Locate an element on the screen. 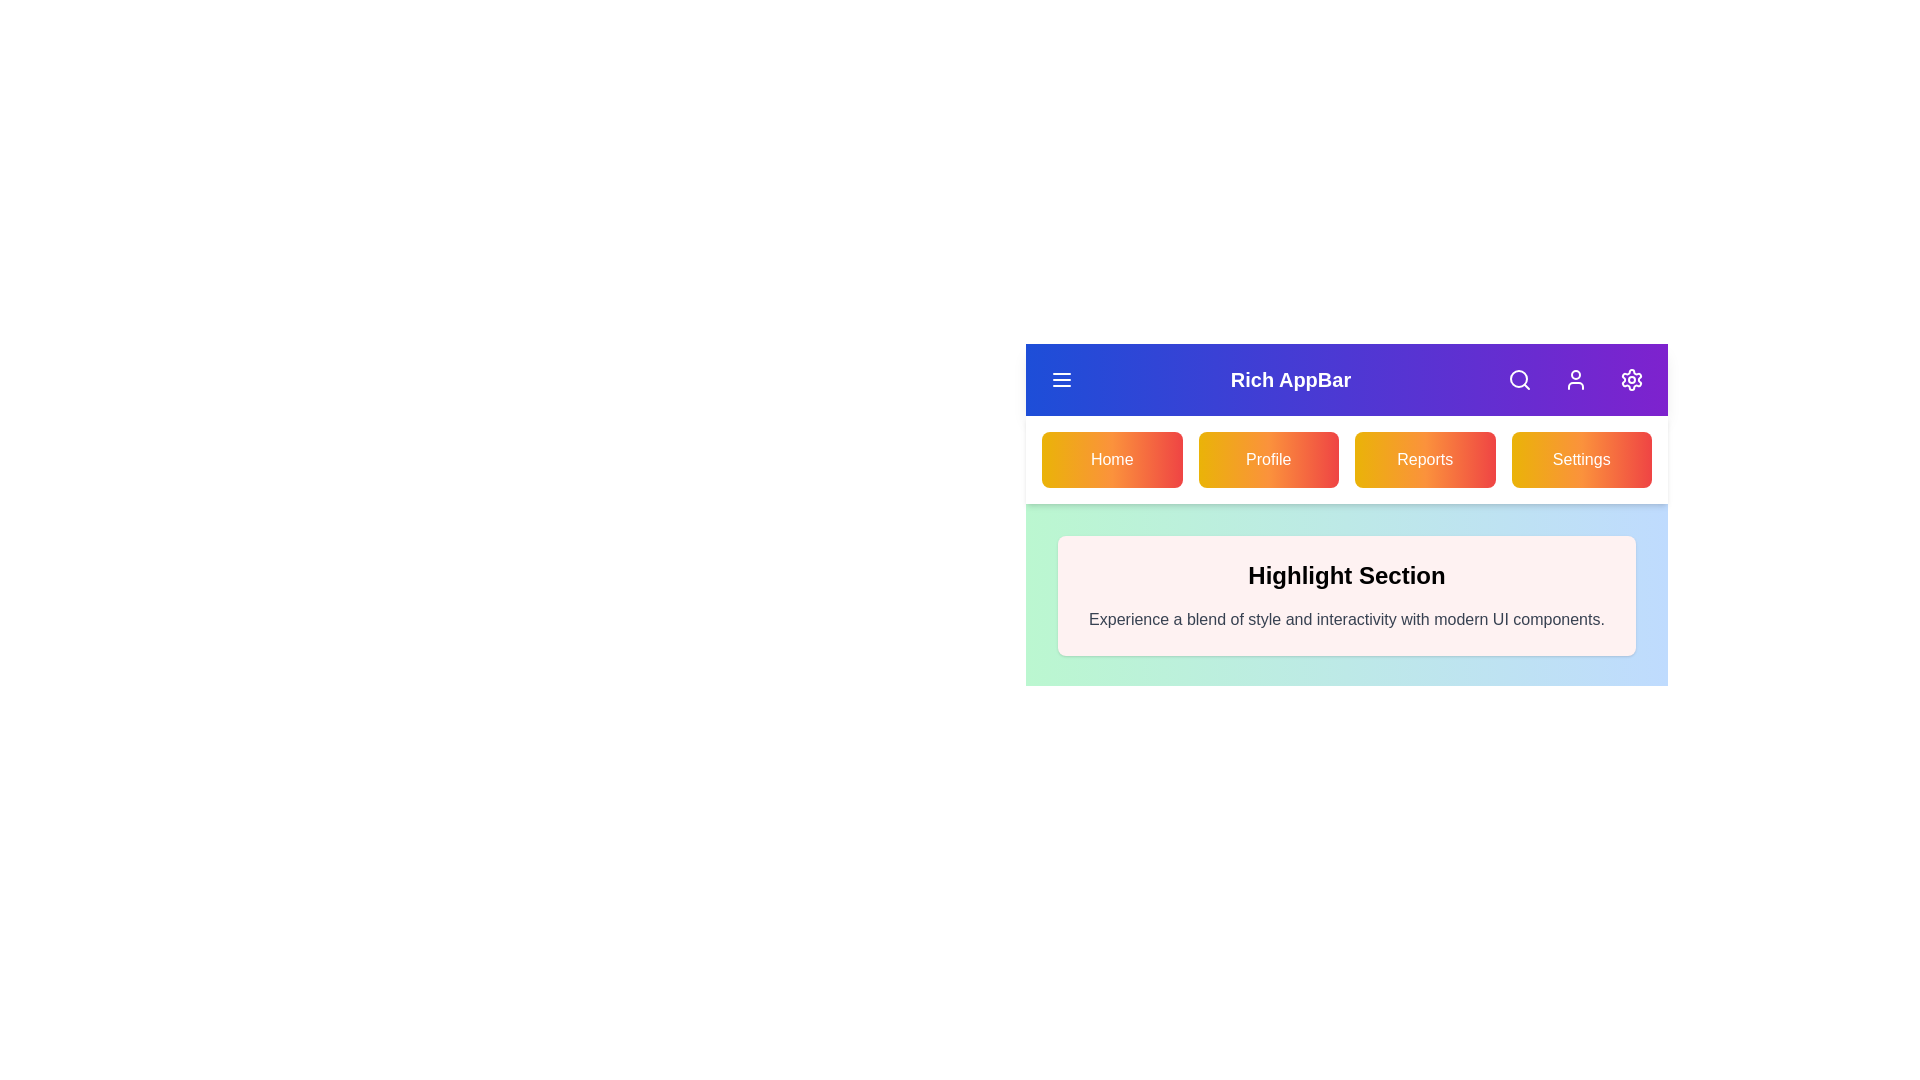 This screenshot has height=1080, width=1920. the button labeled User to observe its hover effect is located at coordinates (1574, 380).